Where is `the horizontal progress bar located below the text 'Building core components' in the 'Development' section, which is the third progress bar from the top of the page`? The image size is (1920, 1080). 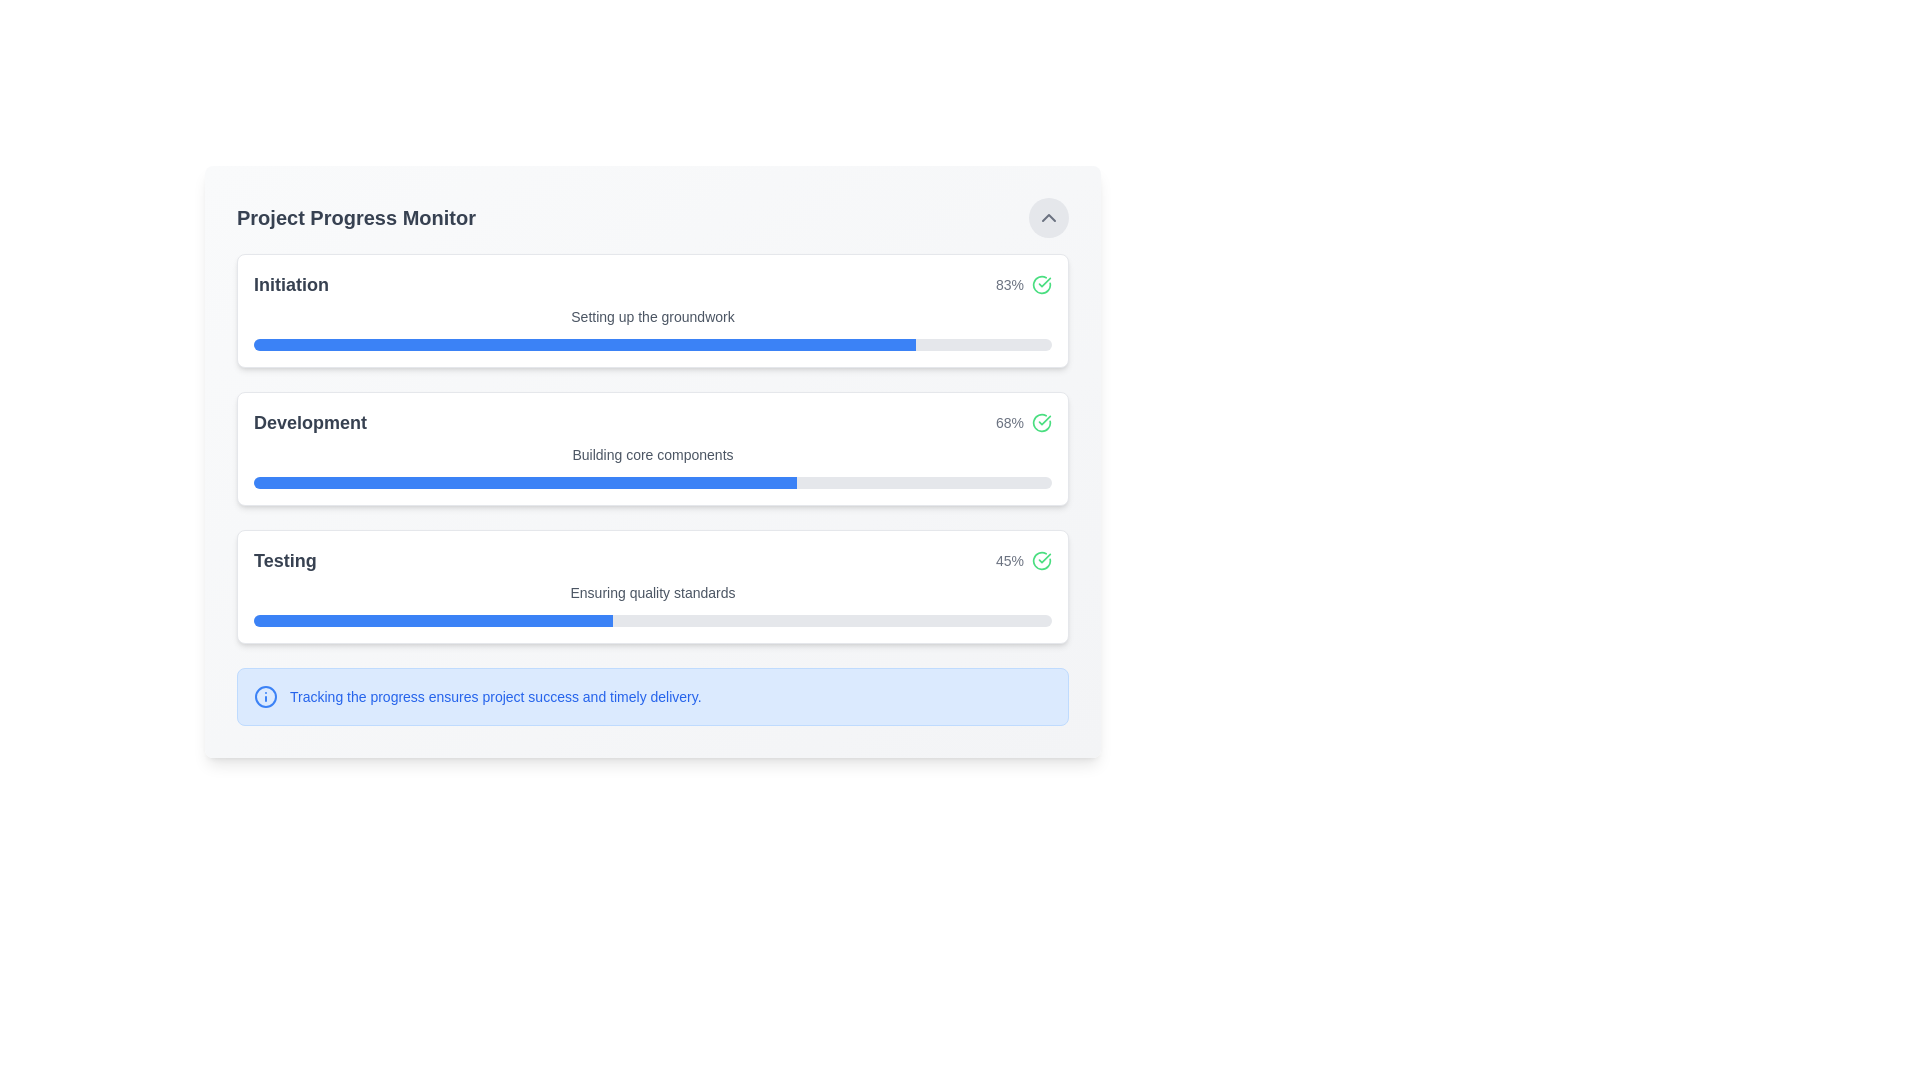 the horizontal progress bar located below the text 'Building core components' in the 'Development' section, which is the third progress bar from the top of the page is located at coordinates (652, 482).